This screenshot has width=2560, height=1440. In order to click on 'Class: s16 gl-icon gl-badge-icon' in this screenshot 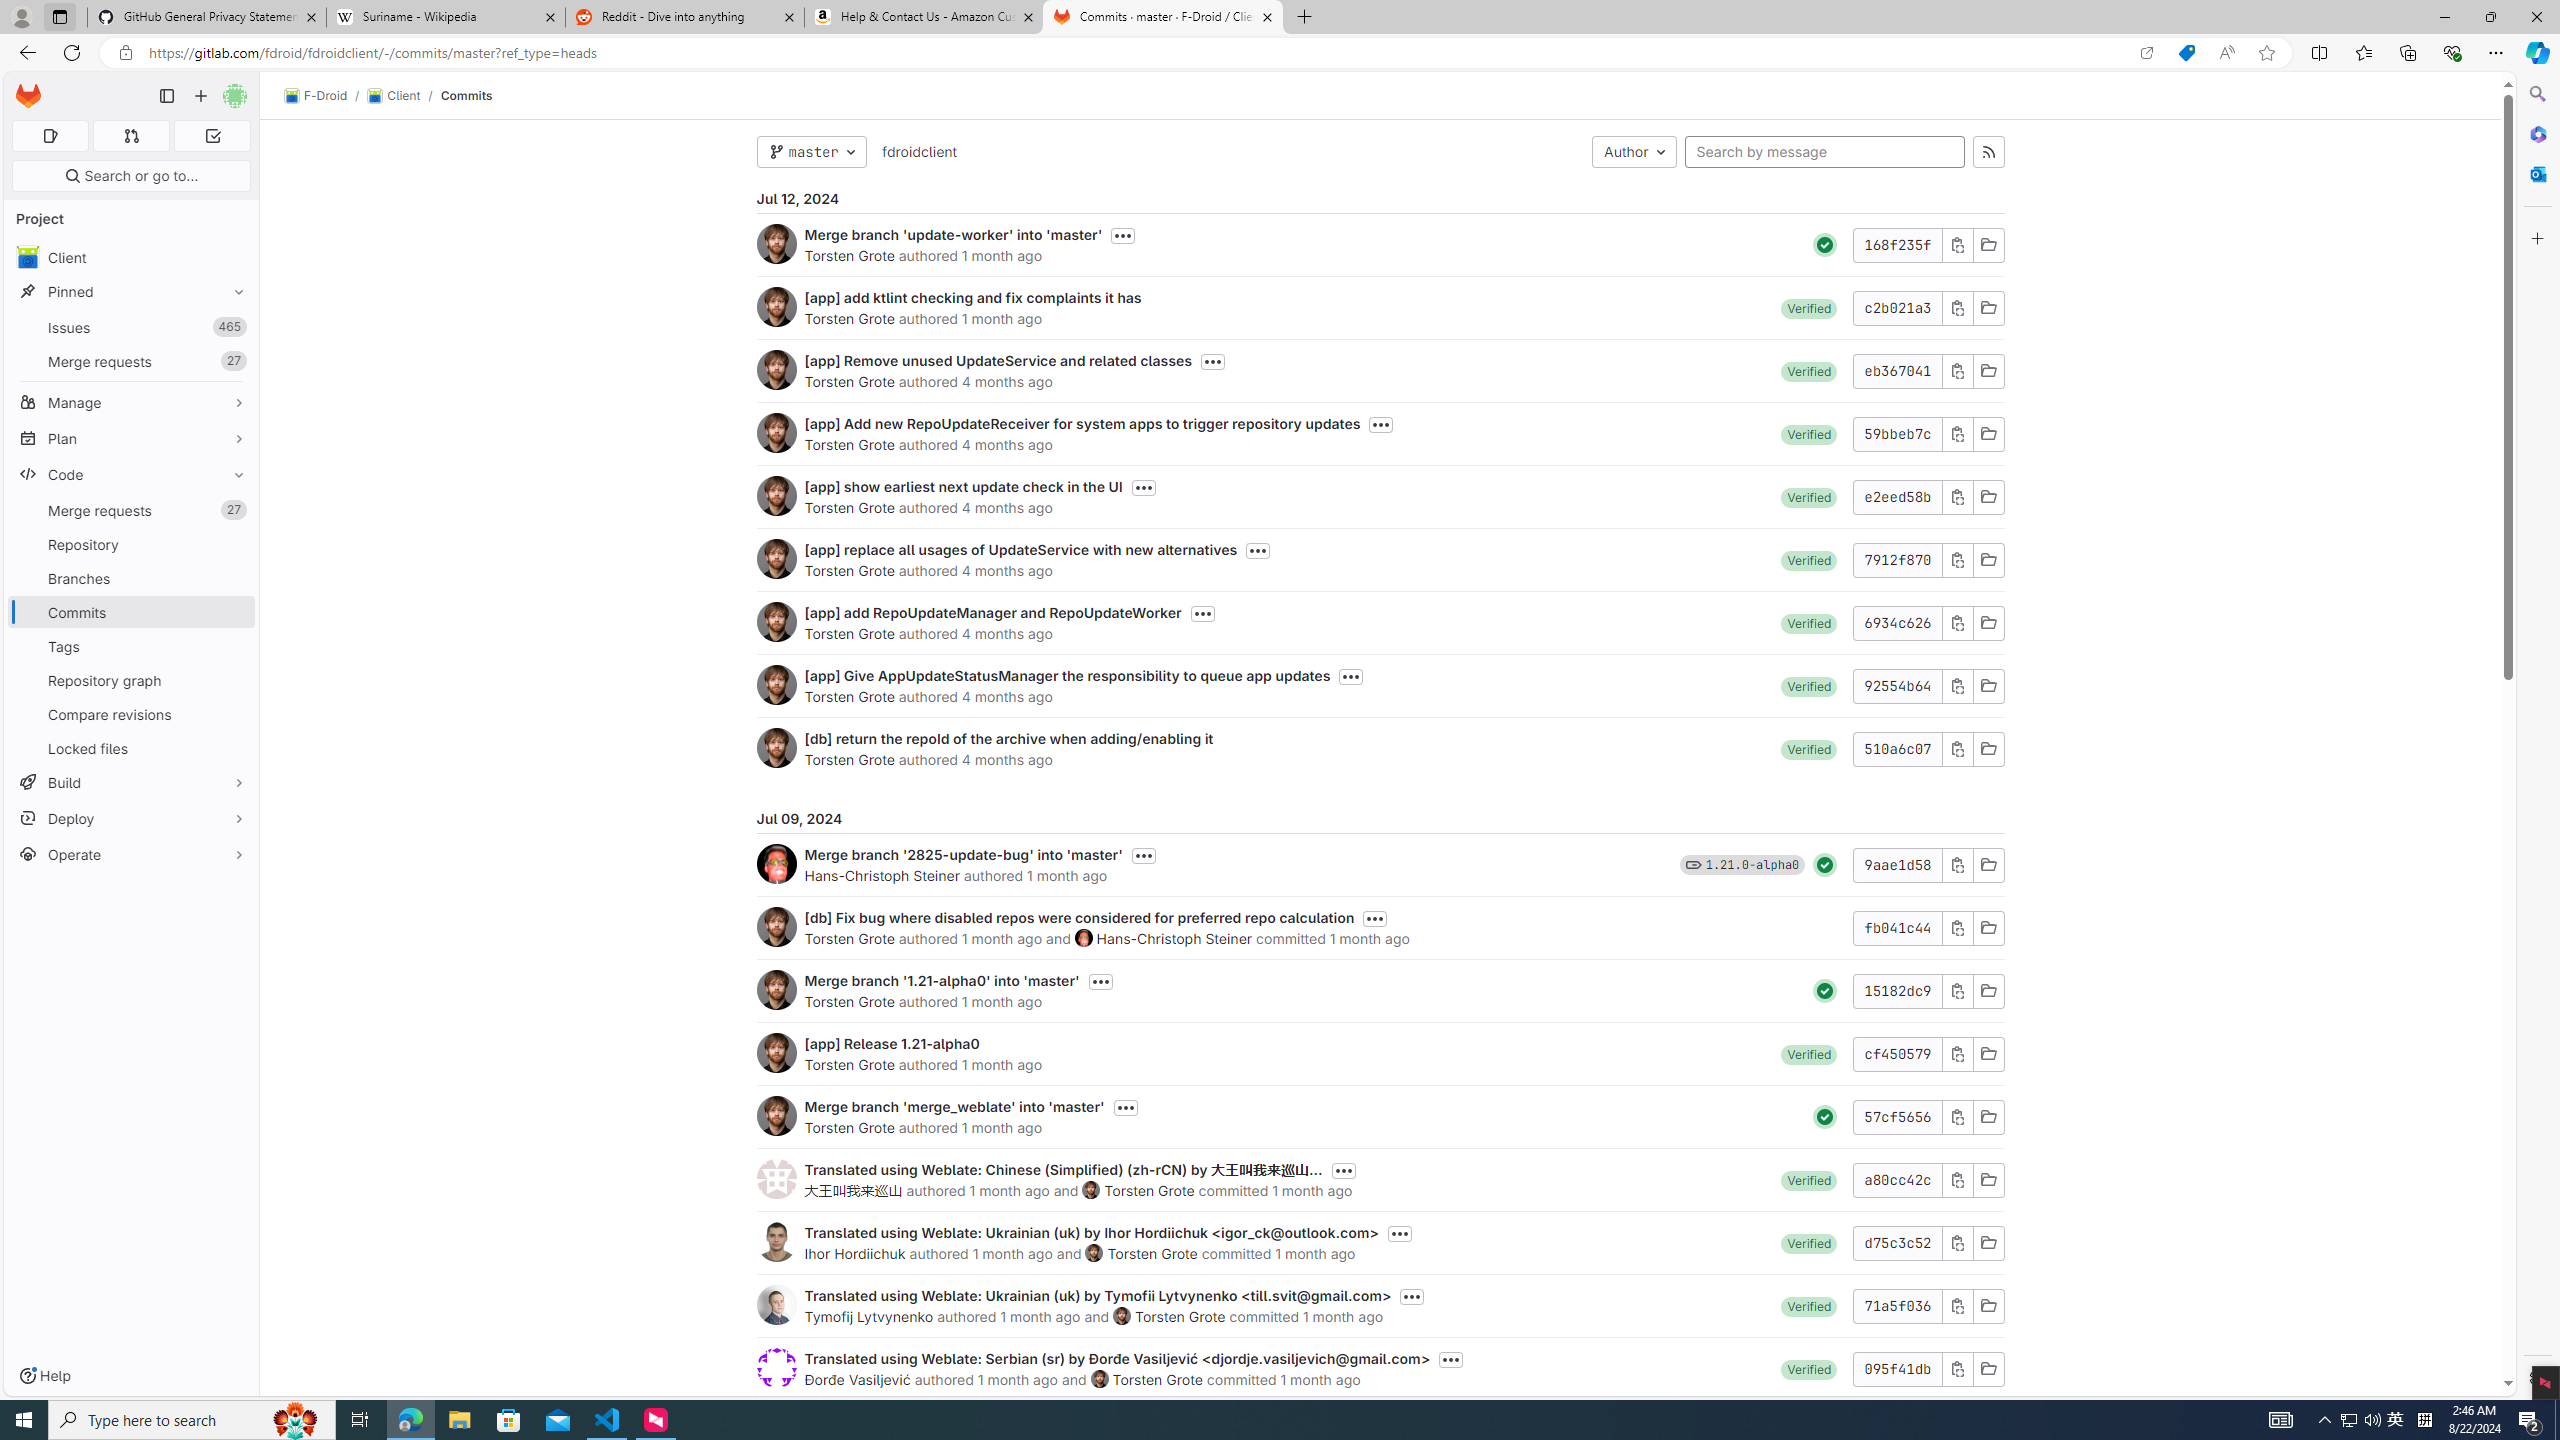, I will do `click(1692, 863)`.